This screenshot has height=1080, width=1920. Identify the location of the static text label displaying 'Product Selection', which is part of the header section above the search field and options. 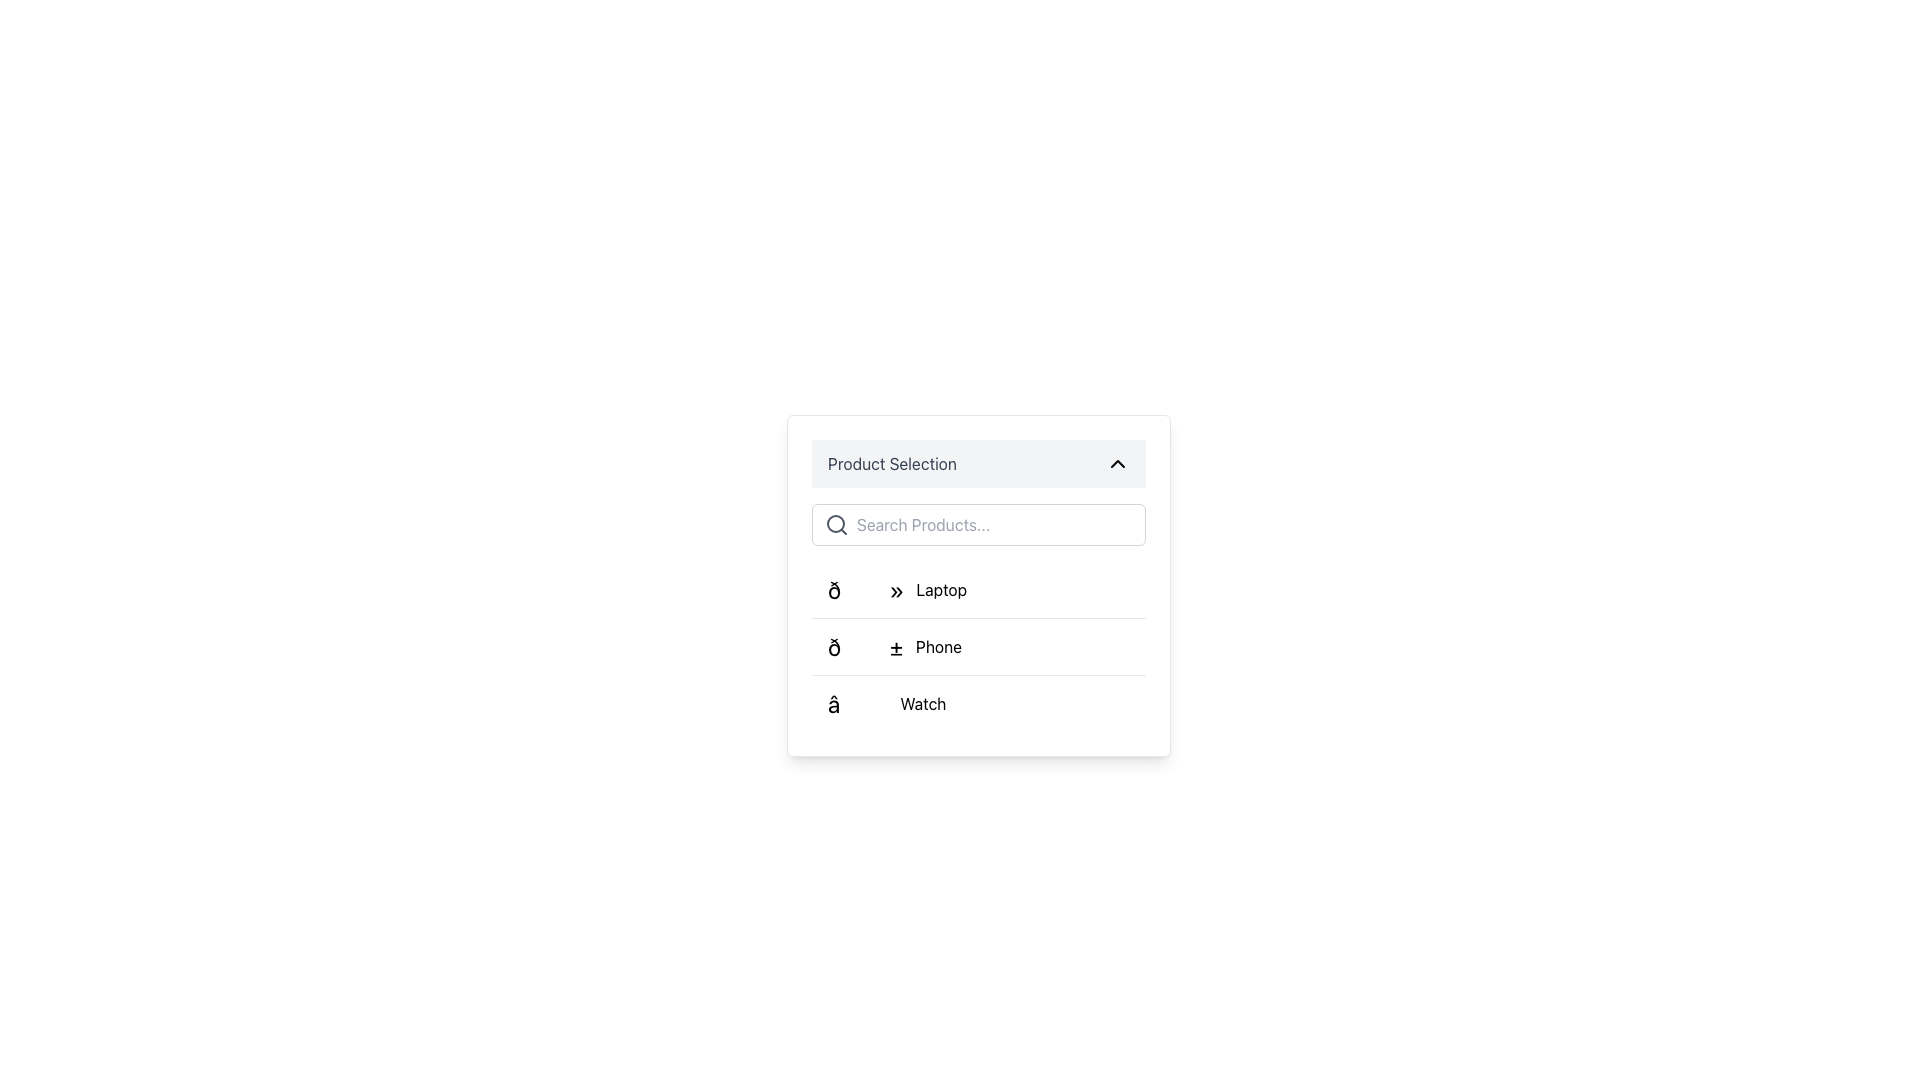
(891, 463).